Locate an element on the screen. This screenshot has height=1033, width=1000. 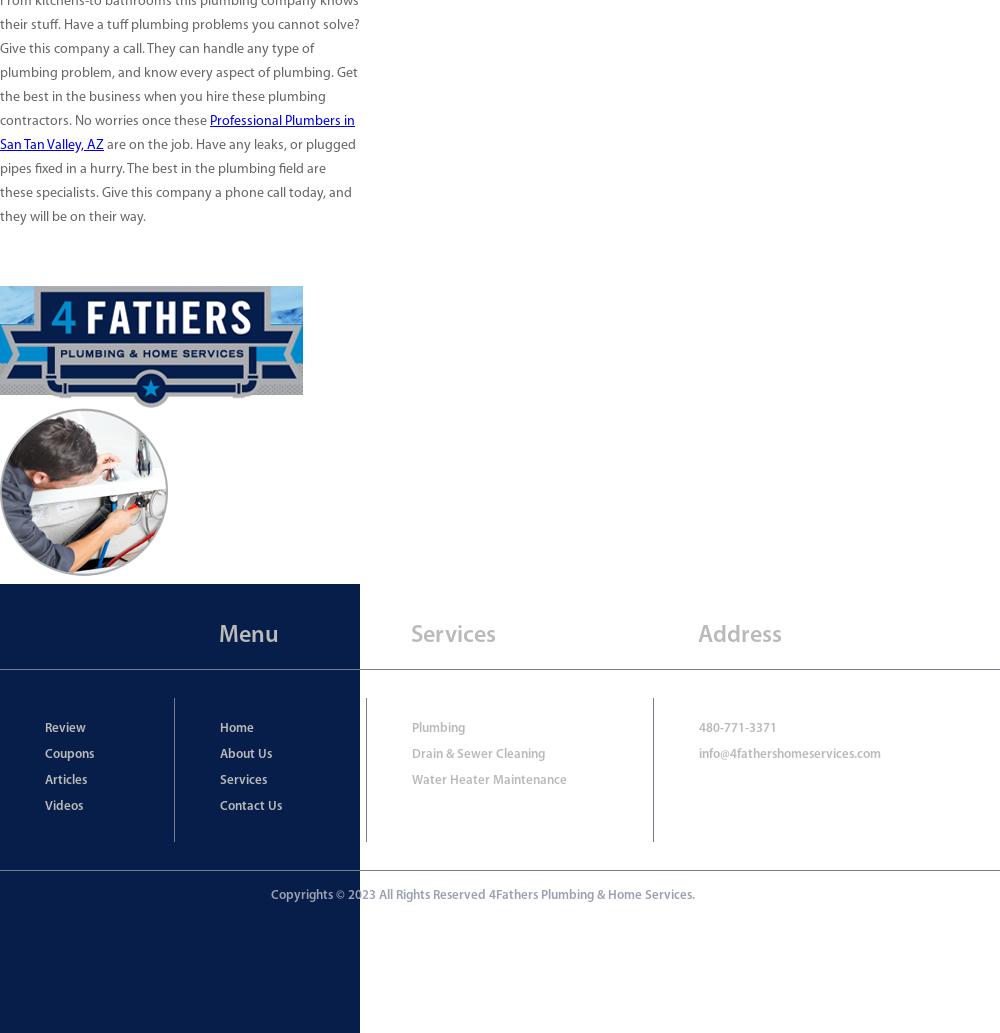
'Professional Plumbers in San Tan Valley, AZ' is located at coordinates (177, 133).